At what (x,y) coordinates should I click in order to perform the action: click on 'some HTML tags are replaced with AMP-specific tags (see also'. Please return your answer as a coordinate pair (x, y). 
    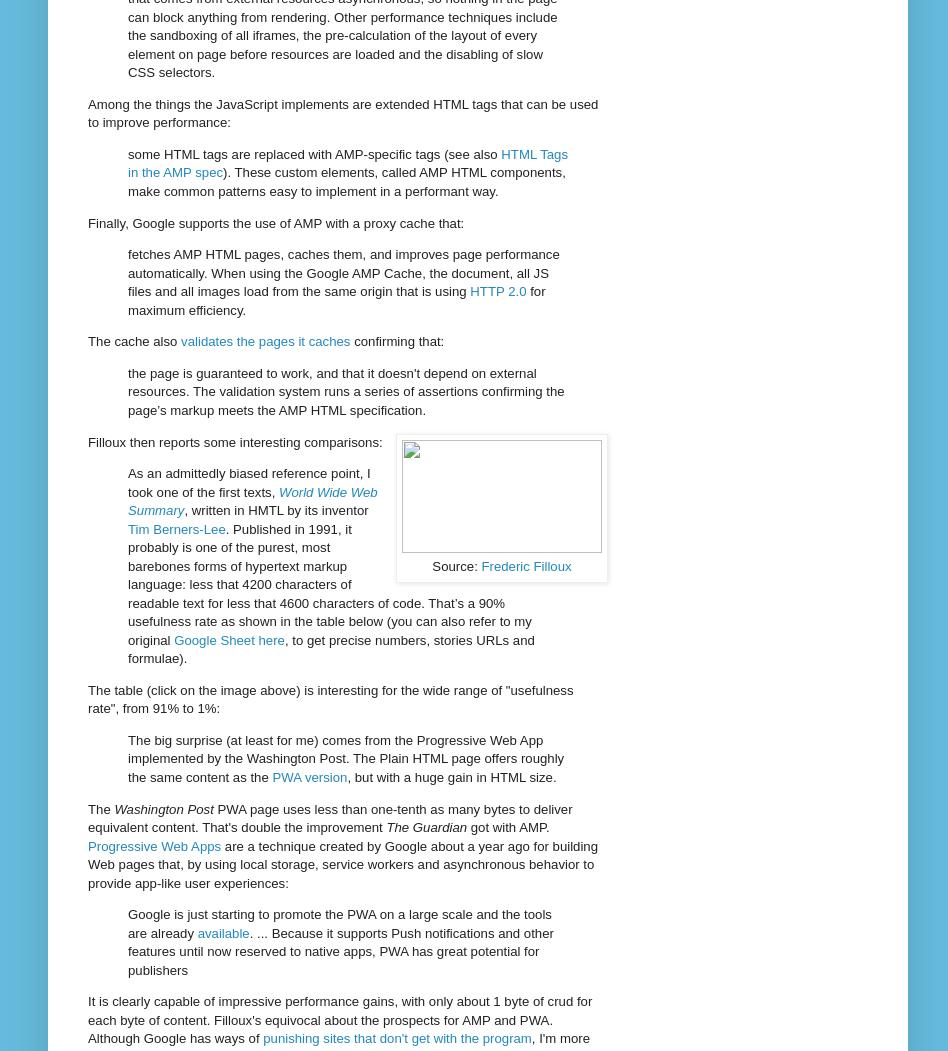
    Looking at the image, I should click on (314, 152).